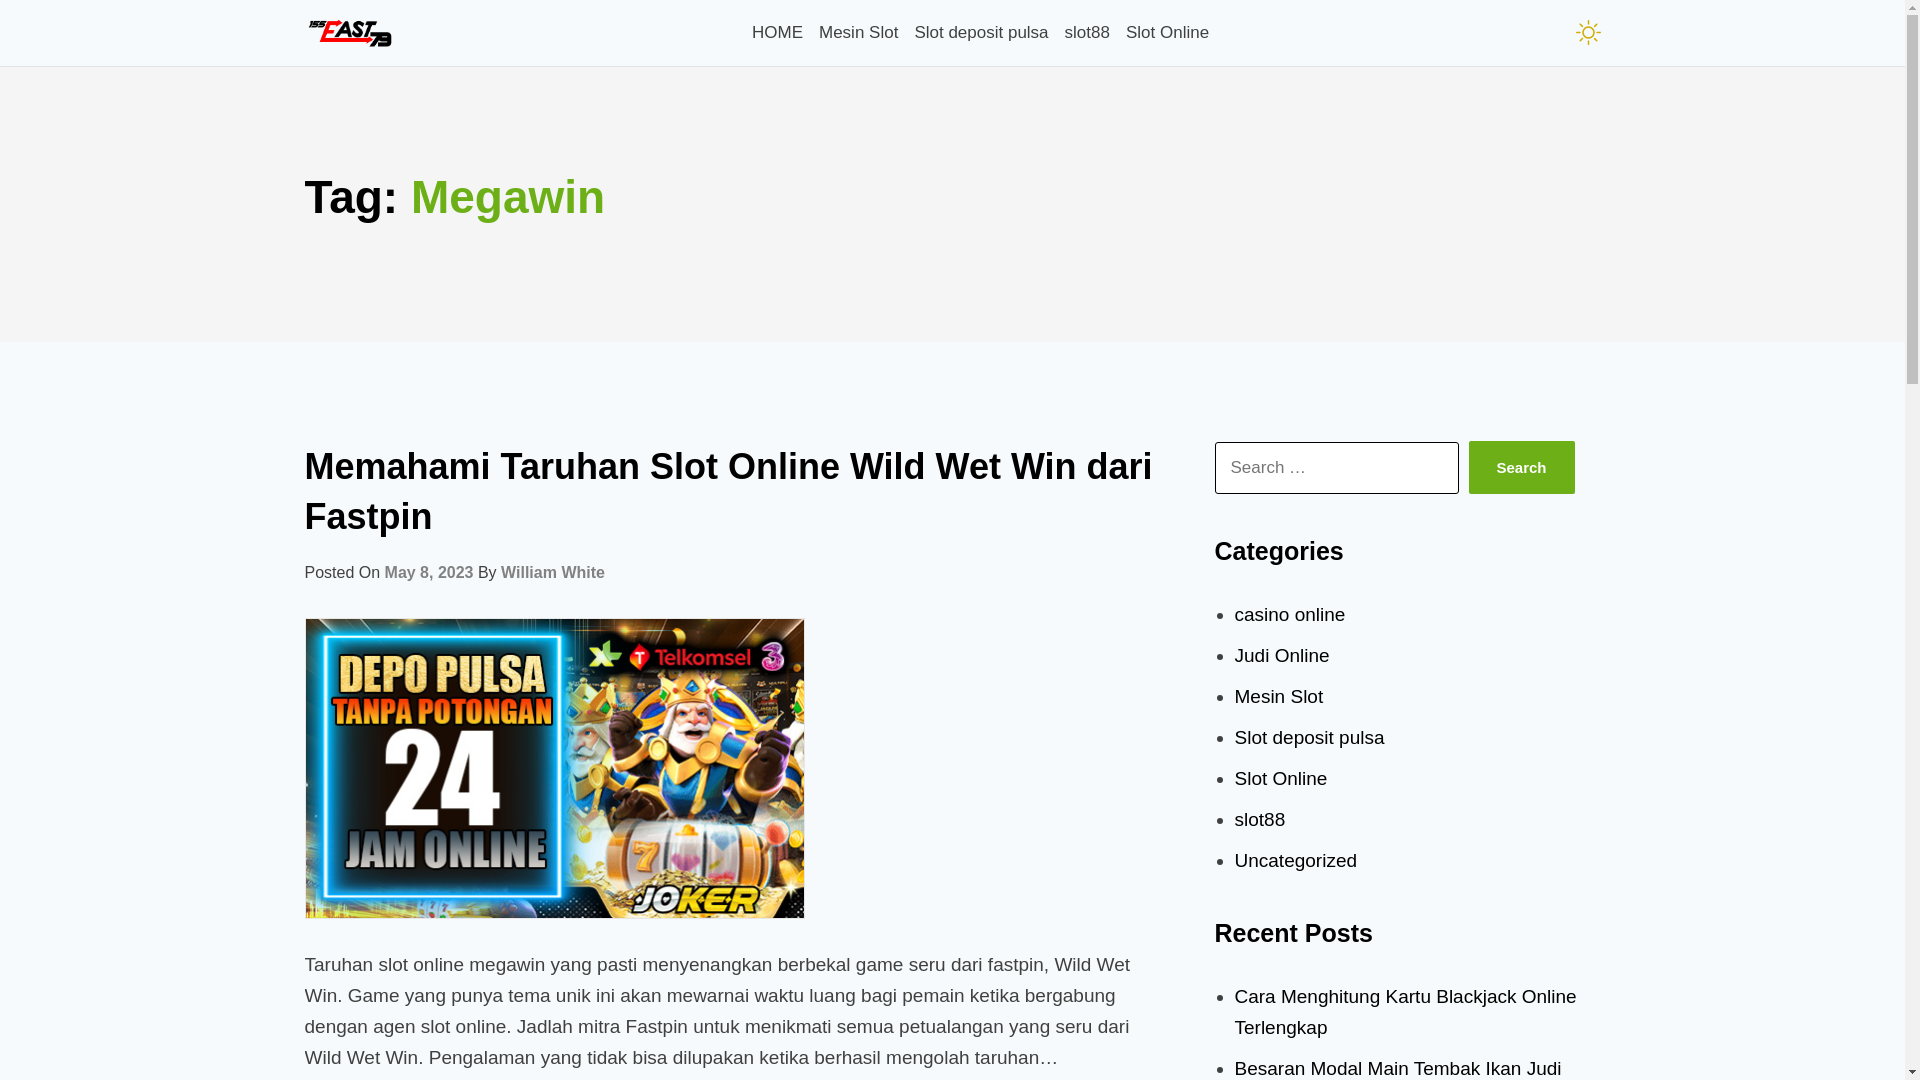 The width and height of the screenshot is (1920, 1080). I want to click on 'Slot Online', so click(1167, 32).